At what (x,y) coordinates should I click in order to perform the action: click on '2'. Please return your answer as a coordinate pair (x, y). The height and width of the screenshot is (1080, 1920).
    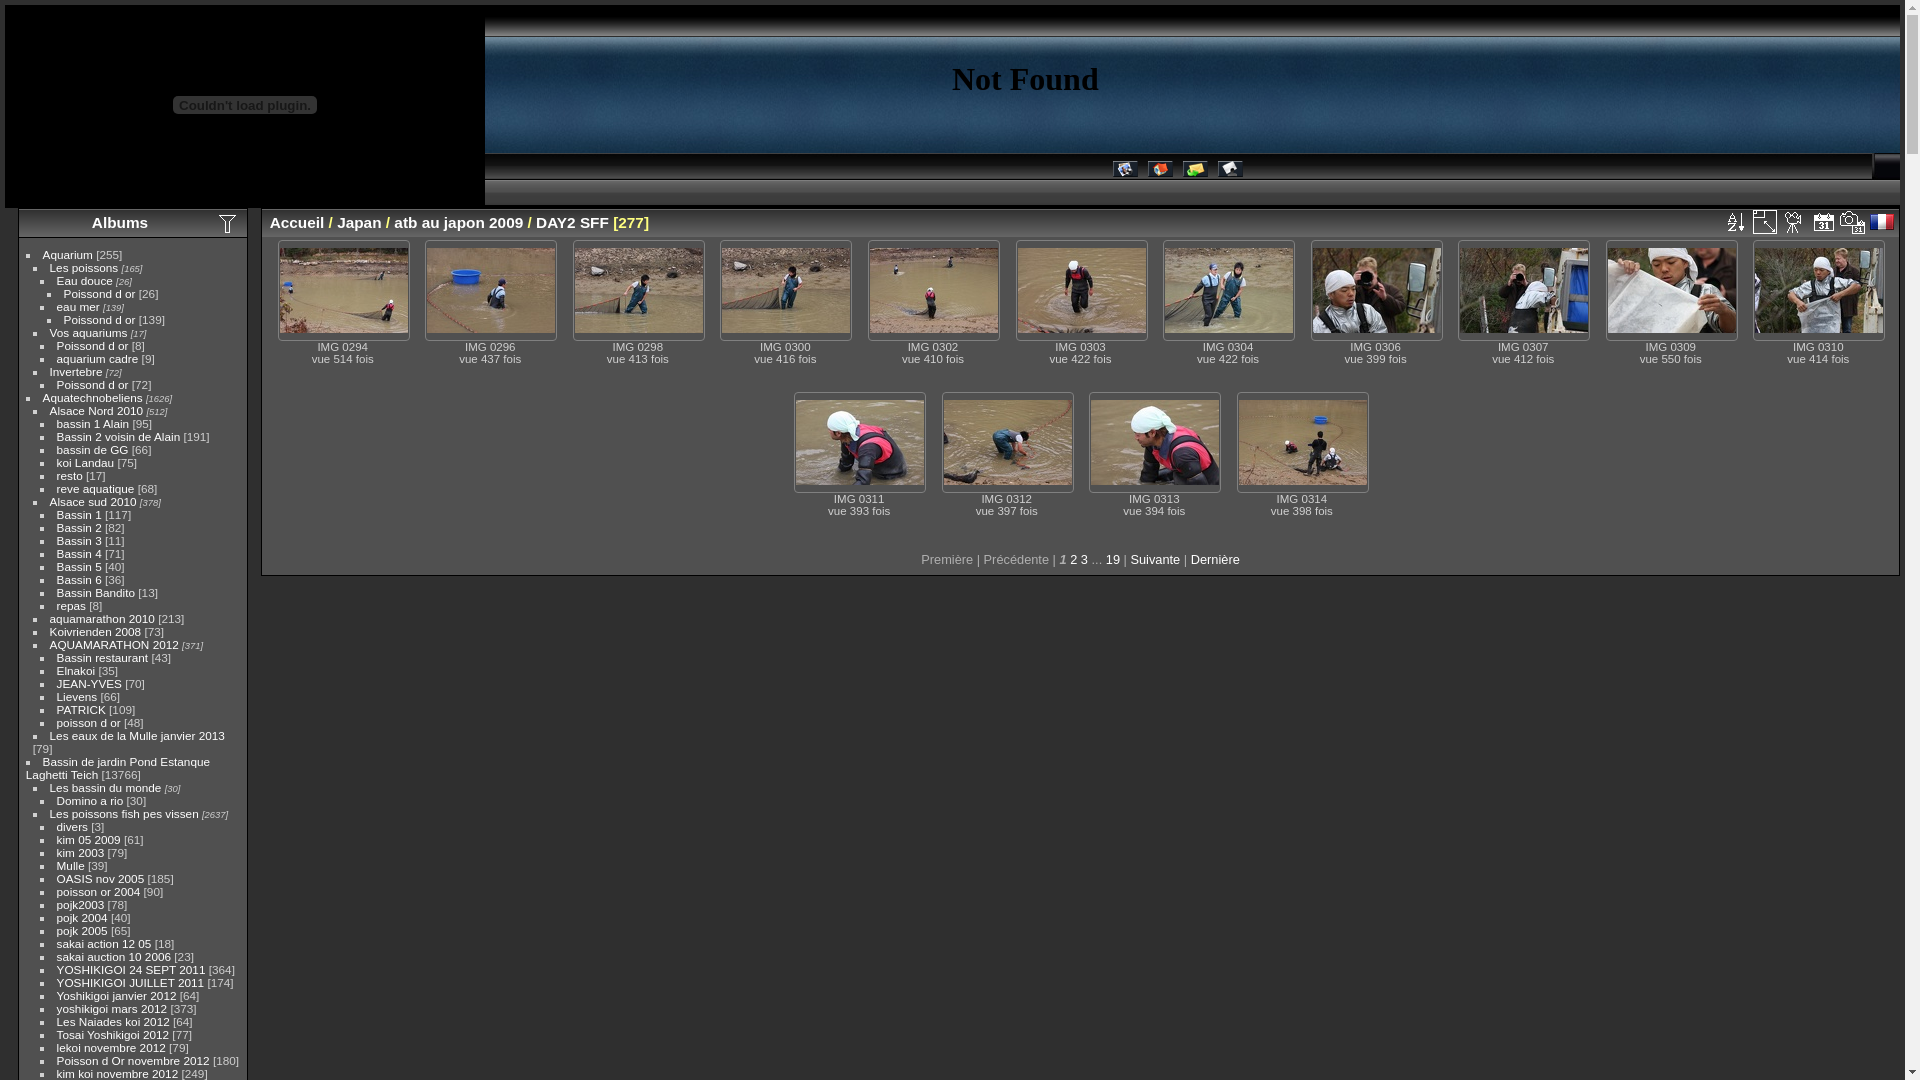
    Looking at the image, I should click on (1072, 559).